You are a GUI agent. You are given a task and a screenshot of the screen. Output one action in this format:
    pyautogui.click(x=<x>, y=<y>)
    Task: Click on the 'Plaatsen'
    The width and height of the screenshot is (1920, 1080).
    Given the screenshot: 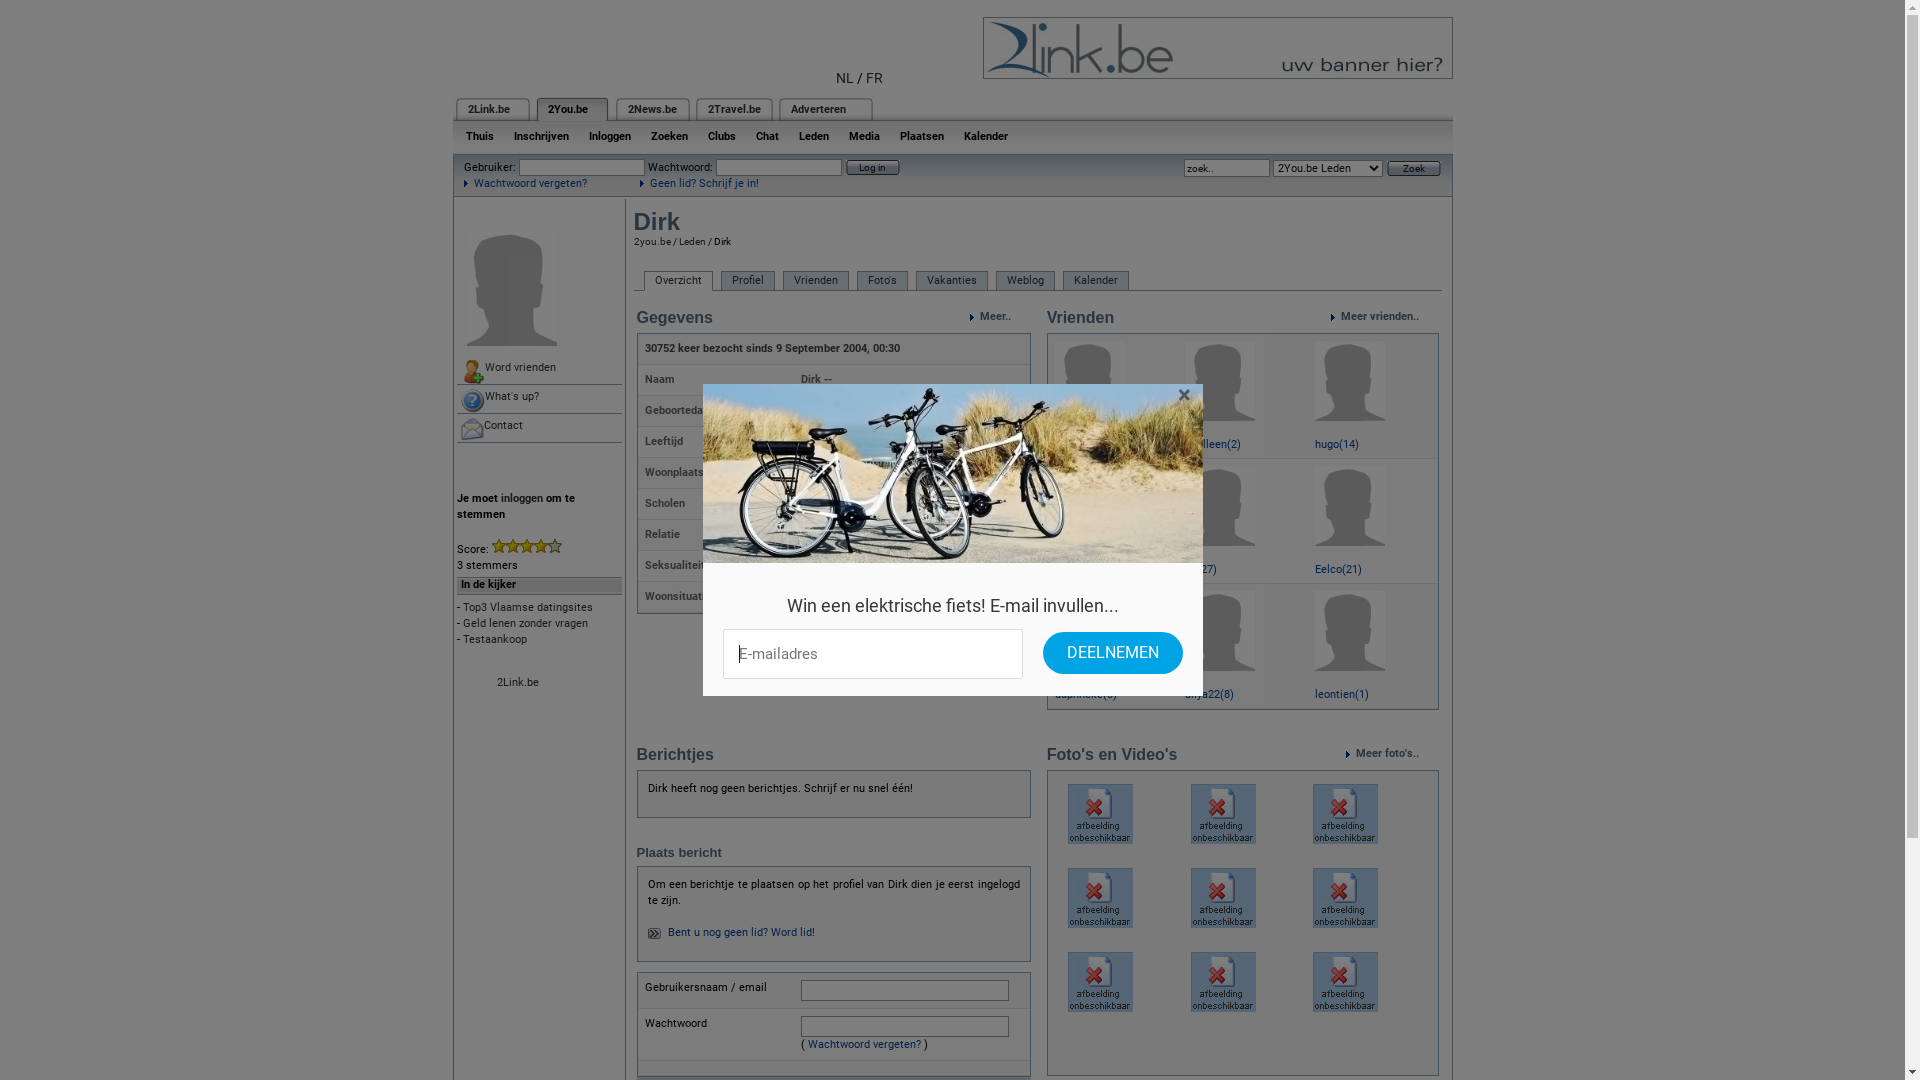 What is the action you would take?
    pyautogui.click(x=920, y=135)
    